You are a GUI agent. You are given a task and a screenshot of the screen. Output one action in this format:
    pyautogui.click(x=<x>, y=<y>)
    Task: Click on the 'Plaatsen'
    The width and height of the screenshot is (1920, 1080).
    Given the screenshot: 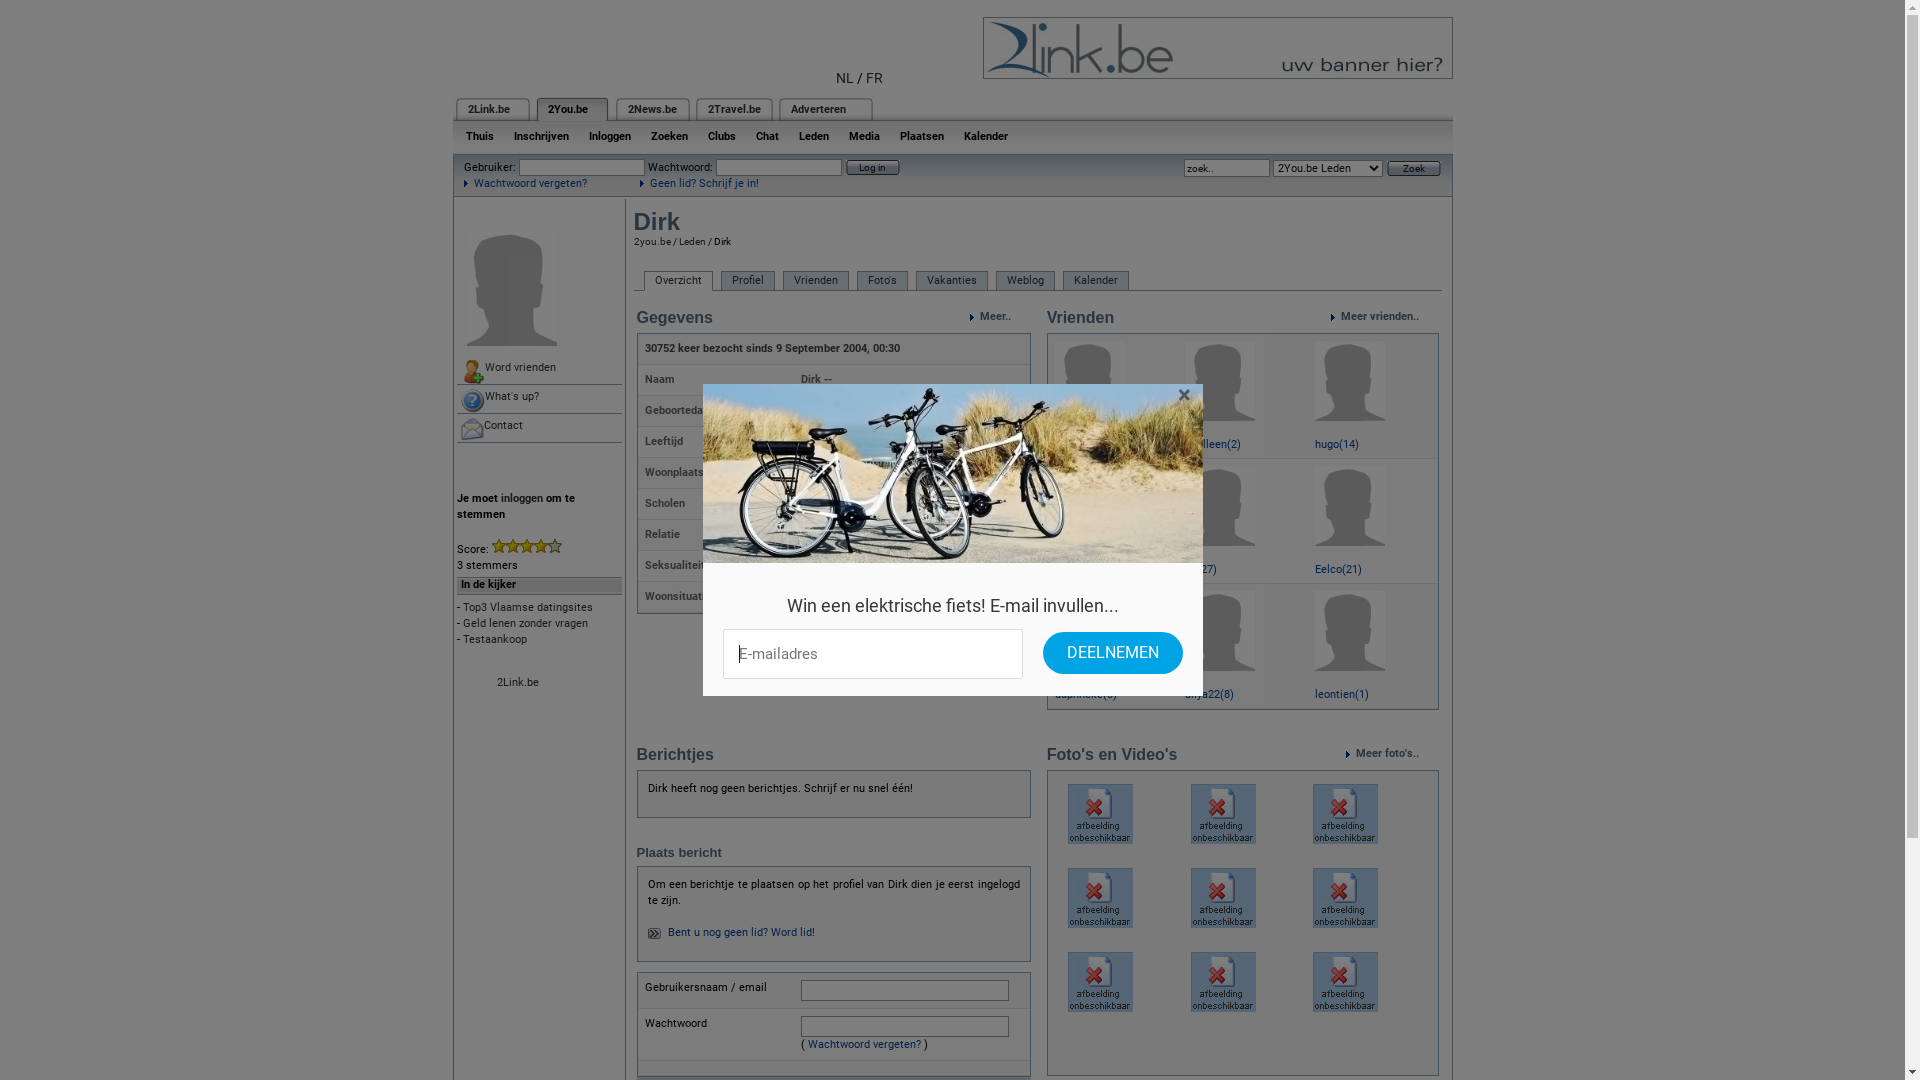 What is the action you would take?
    pyautogui.click(x=920, y=135)
    